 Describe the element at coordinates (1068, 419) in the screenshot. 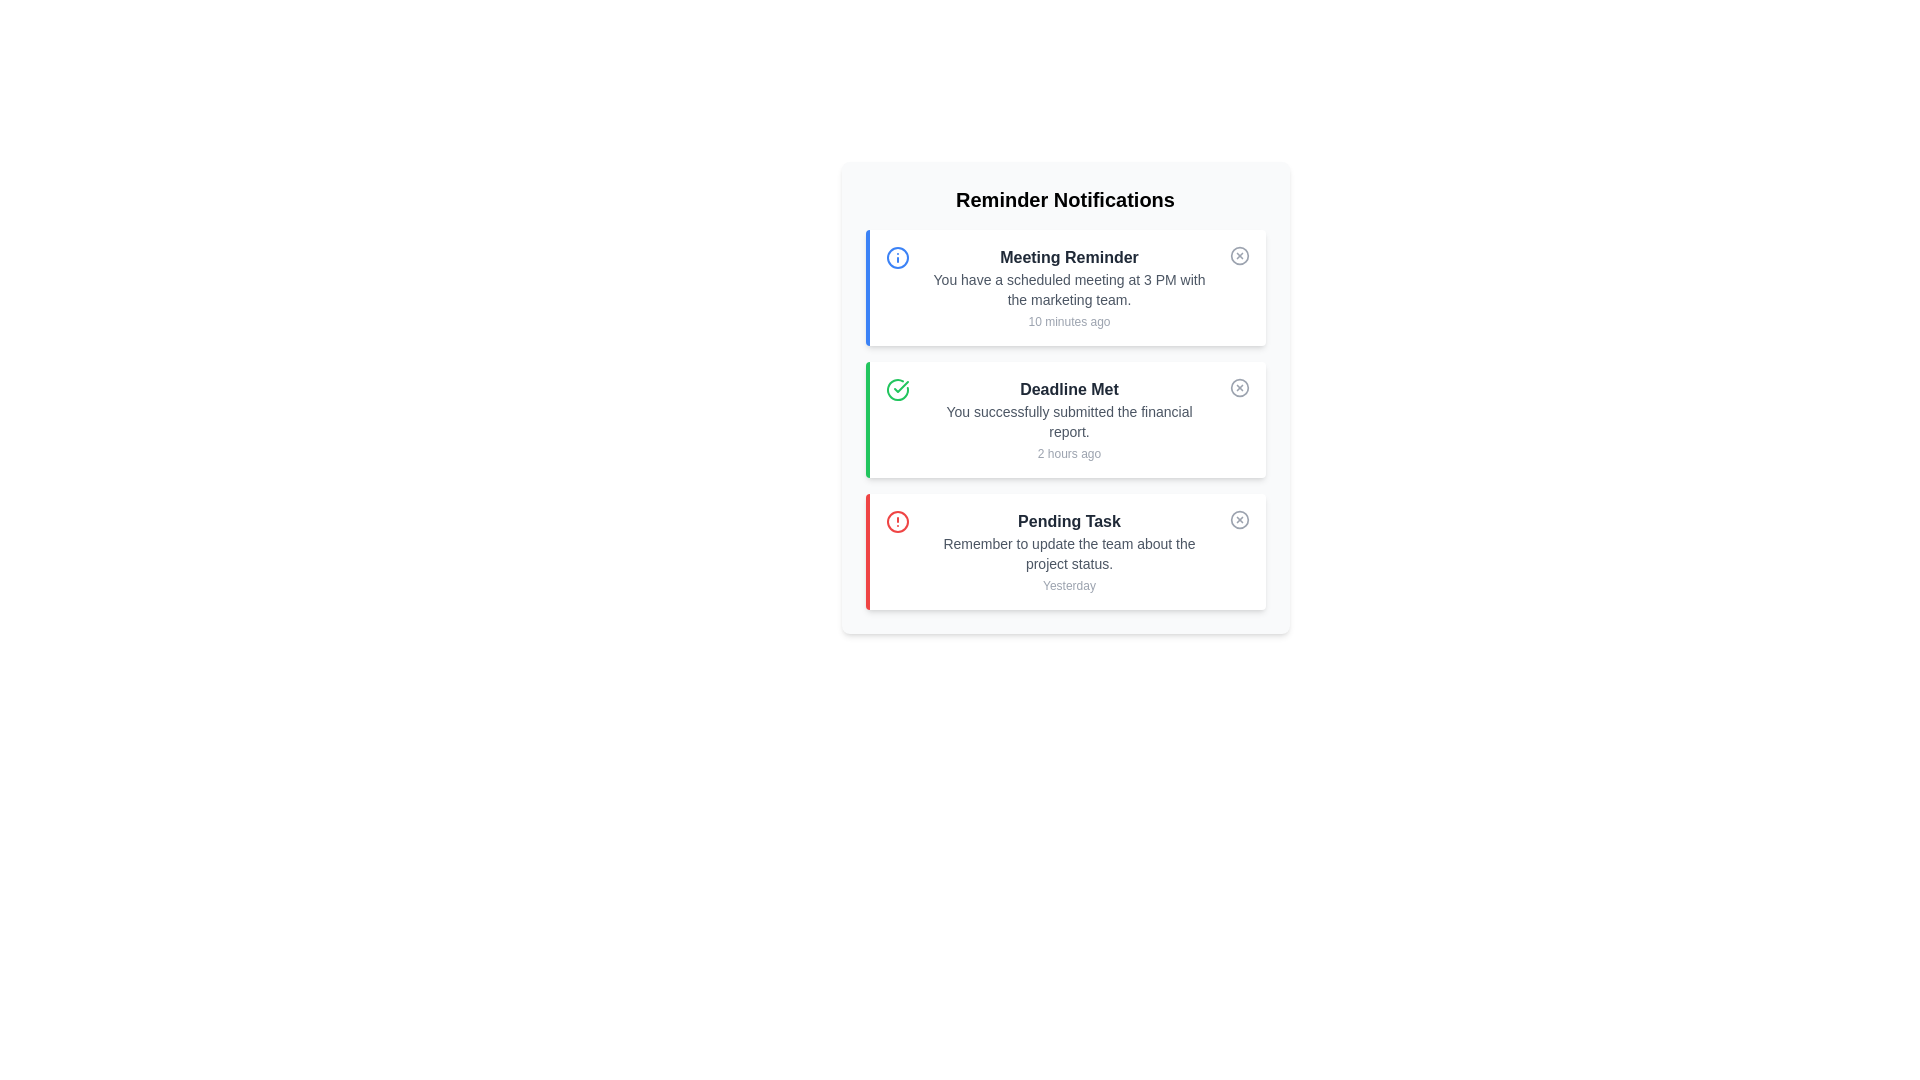

I see `the information displayed in the Notification card titled 'Deadline Met', which states 'You successfully submitted the financial report.'` at that location.